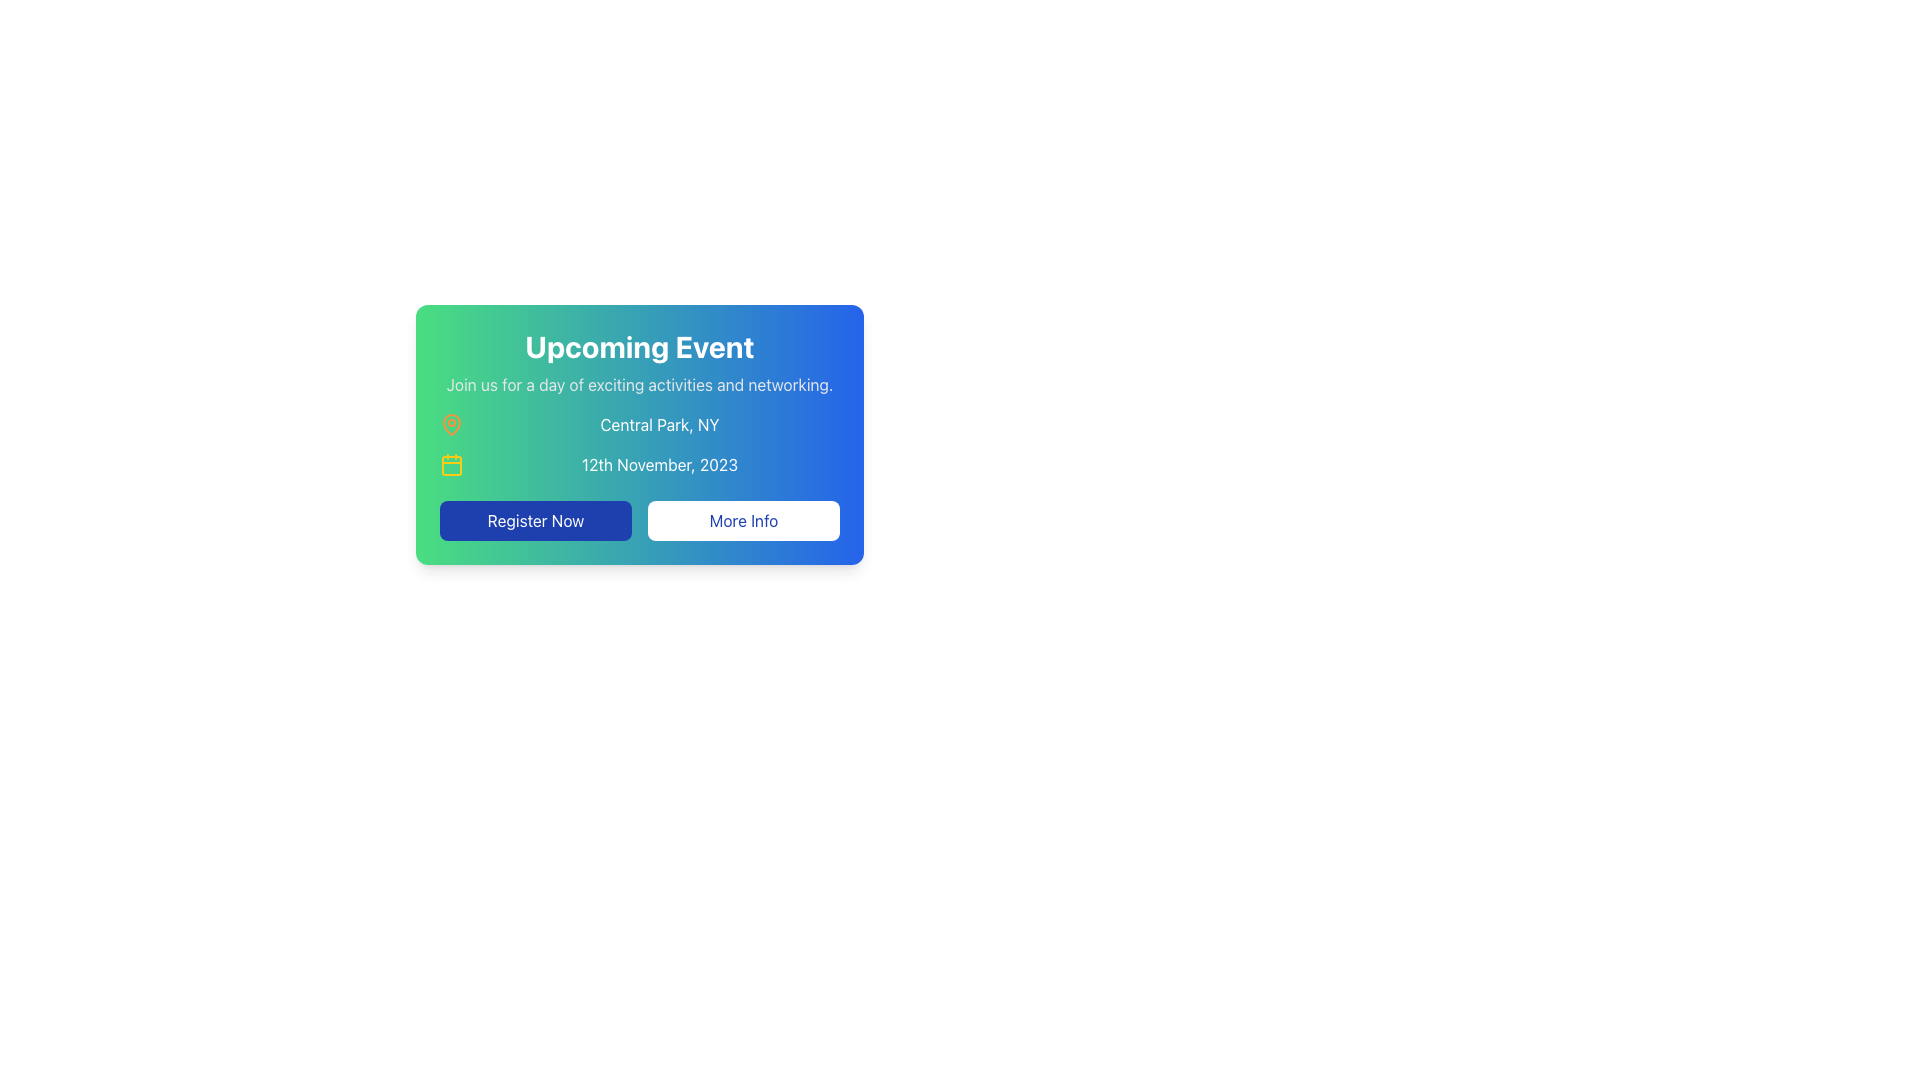 This screenshot has width=1920, height=1080. What do you see at coordinates (660, 465) in the screenshot?
I see `the text label displaying the date '12th November, 2023', which is styled with a modern font and located below the 'Central Park, NY' location text, to the right of a yellow calendar icon` at bounding box center [660, 465].